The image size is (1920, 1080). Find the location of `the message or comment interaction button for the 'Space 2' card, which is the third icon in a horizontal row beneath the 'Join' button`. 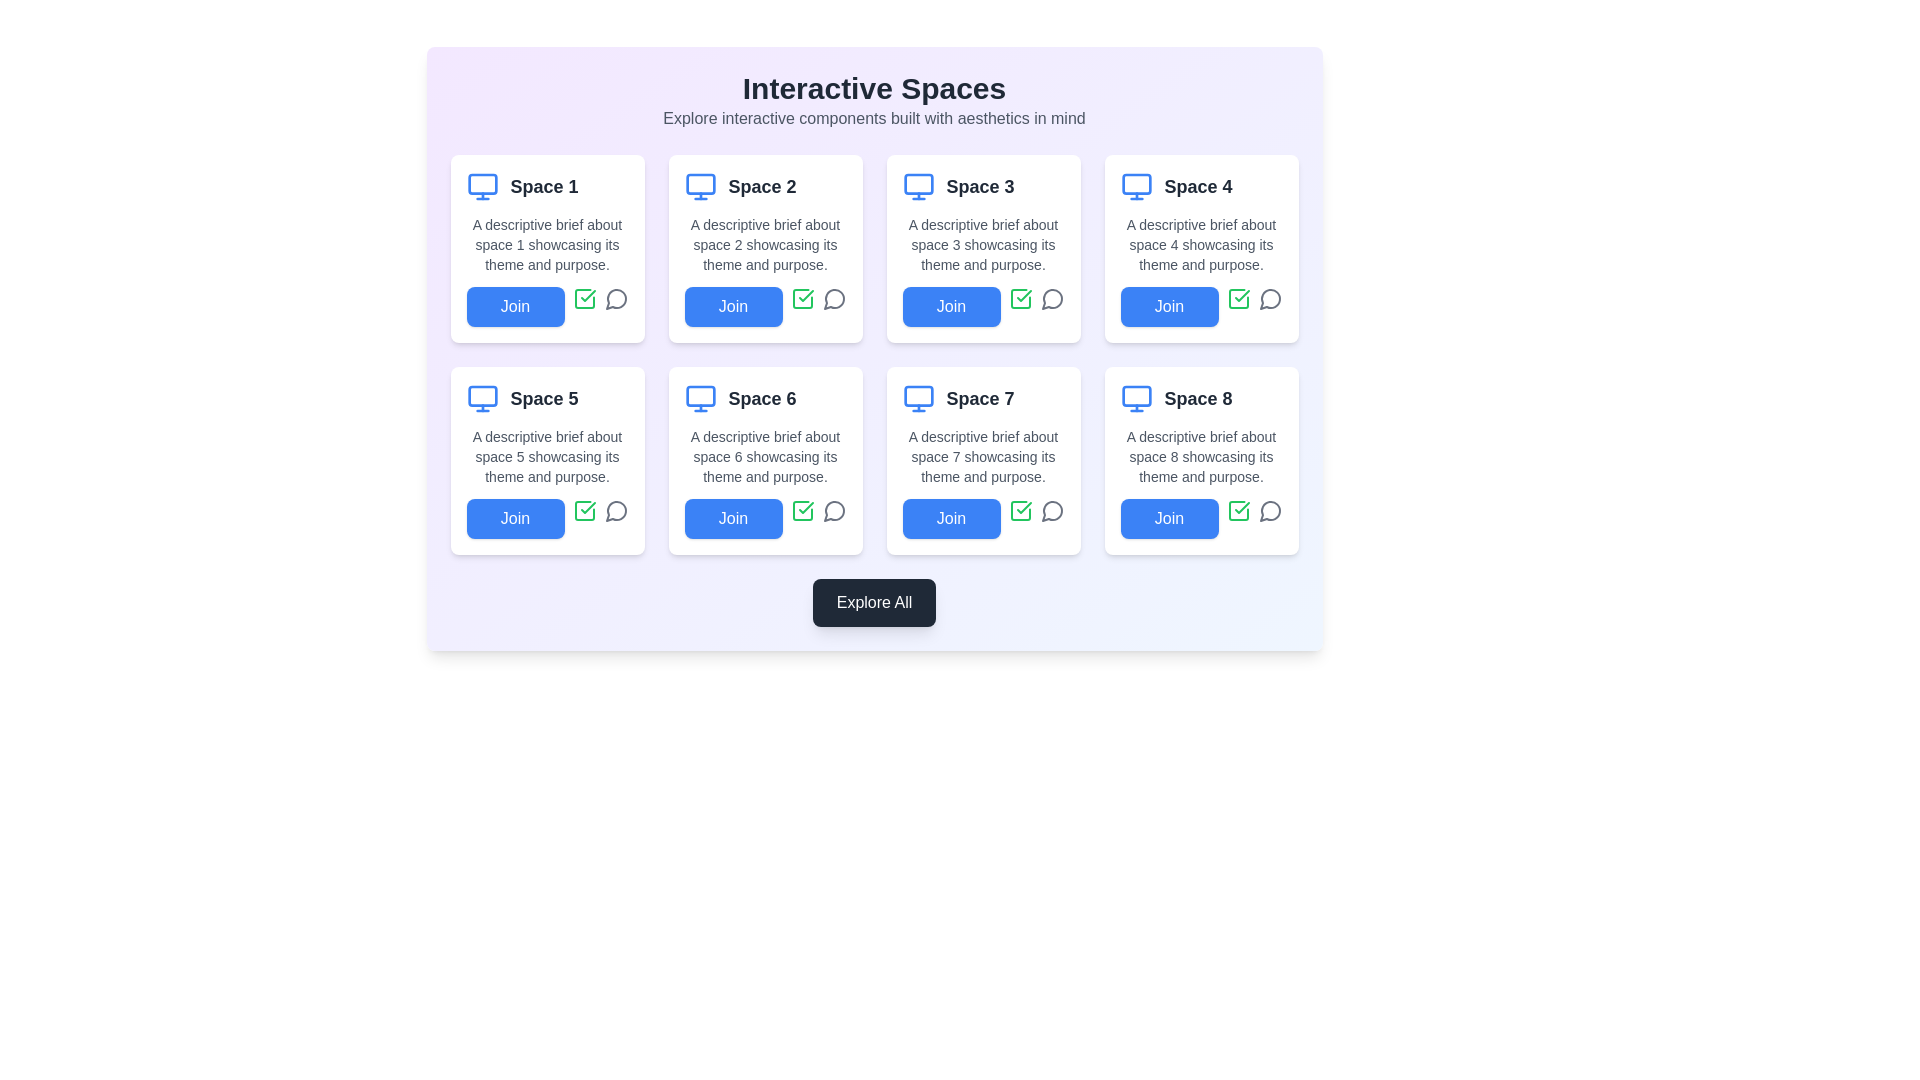

the message or comment interaction button for the 'Space 2' card, which is the third icon in a horizontal row beneath the 'Join' button is located at coordinates (834, 299).